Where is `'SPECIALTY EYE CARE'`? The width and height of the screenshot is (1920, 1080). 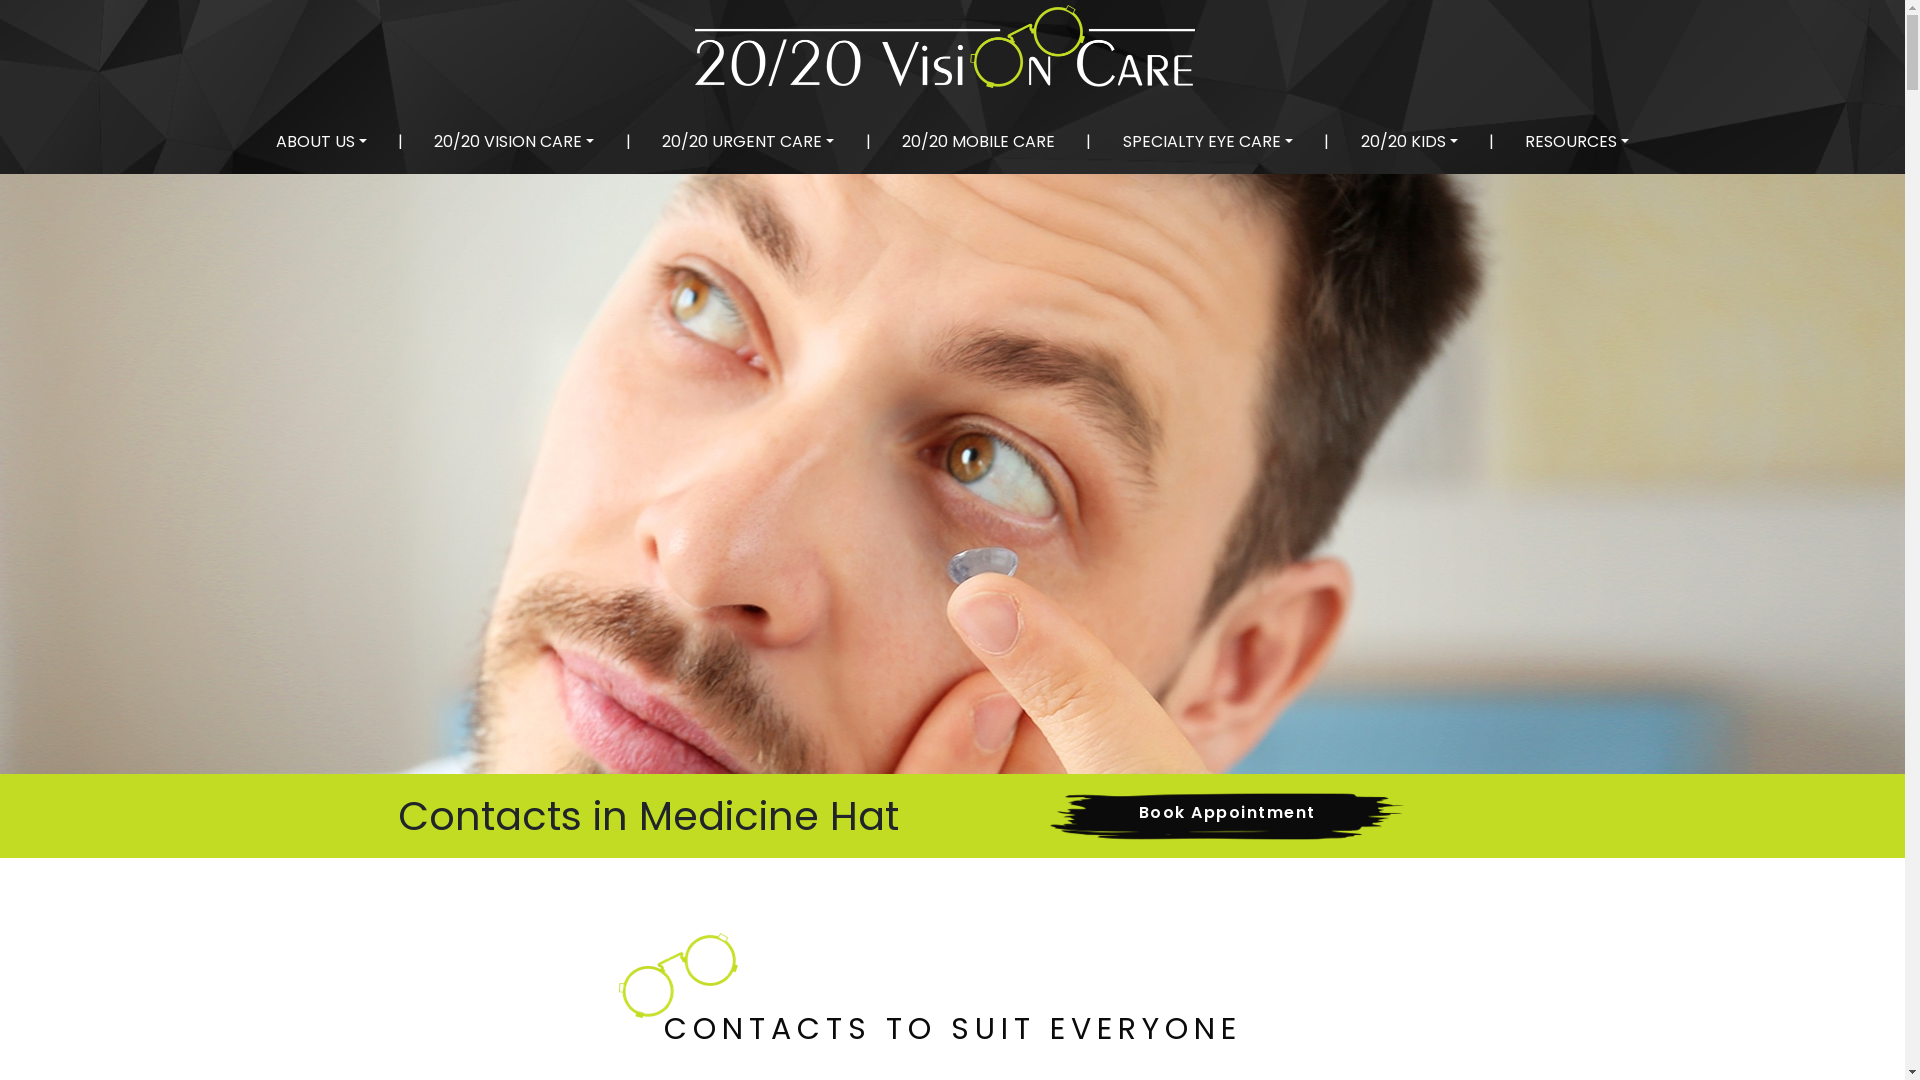
'SPECIALTY EYE CARE' is located at coordinates (1113, 140).